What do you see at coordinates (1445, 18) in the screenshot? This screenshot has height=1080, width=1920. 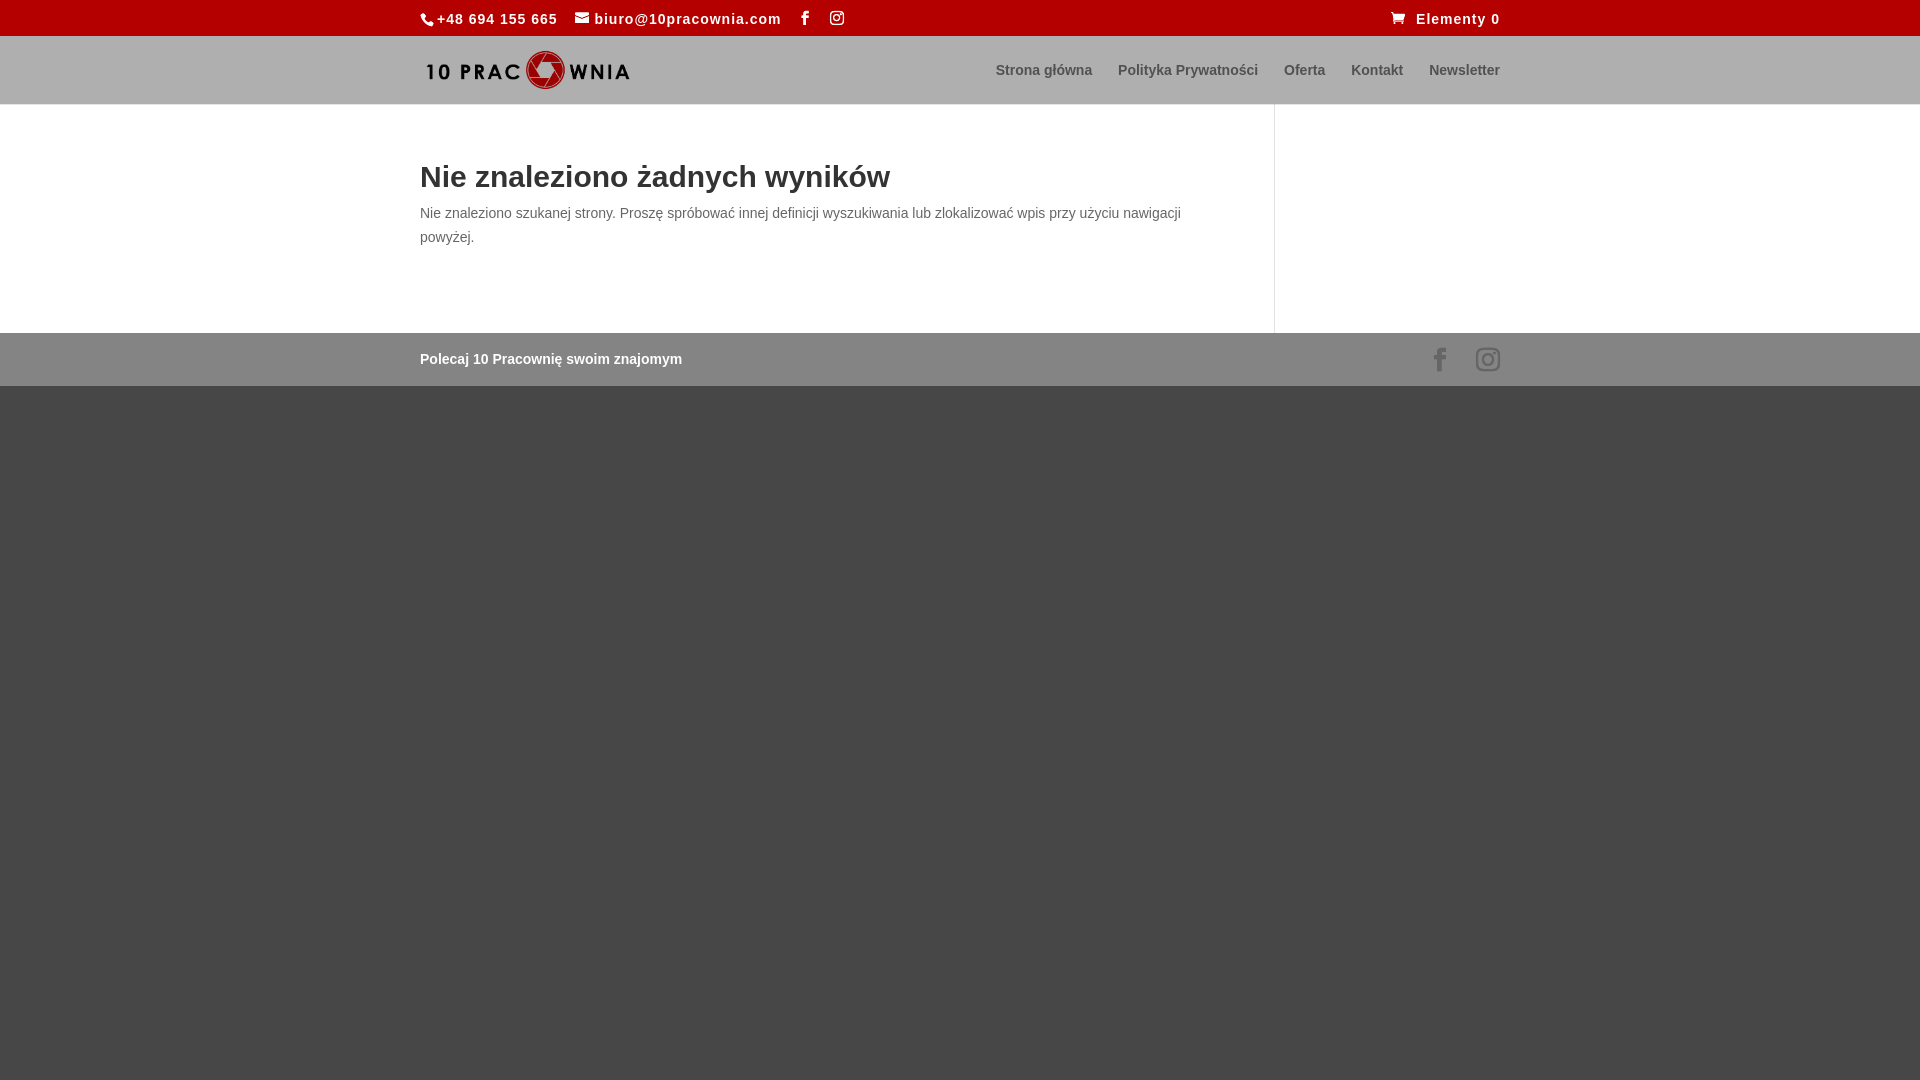 I see `'Elementy 0'` at bounding box center [1445, 18].